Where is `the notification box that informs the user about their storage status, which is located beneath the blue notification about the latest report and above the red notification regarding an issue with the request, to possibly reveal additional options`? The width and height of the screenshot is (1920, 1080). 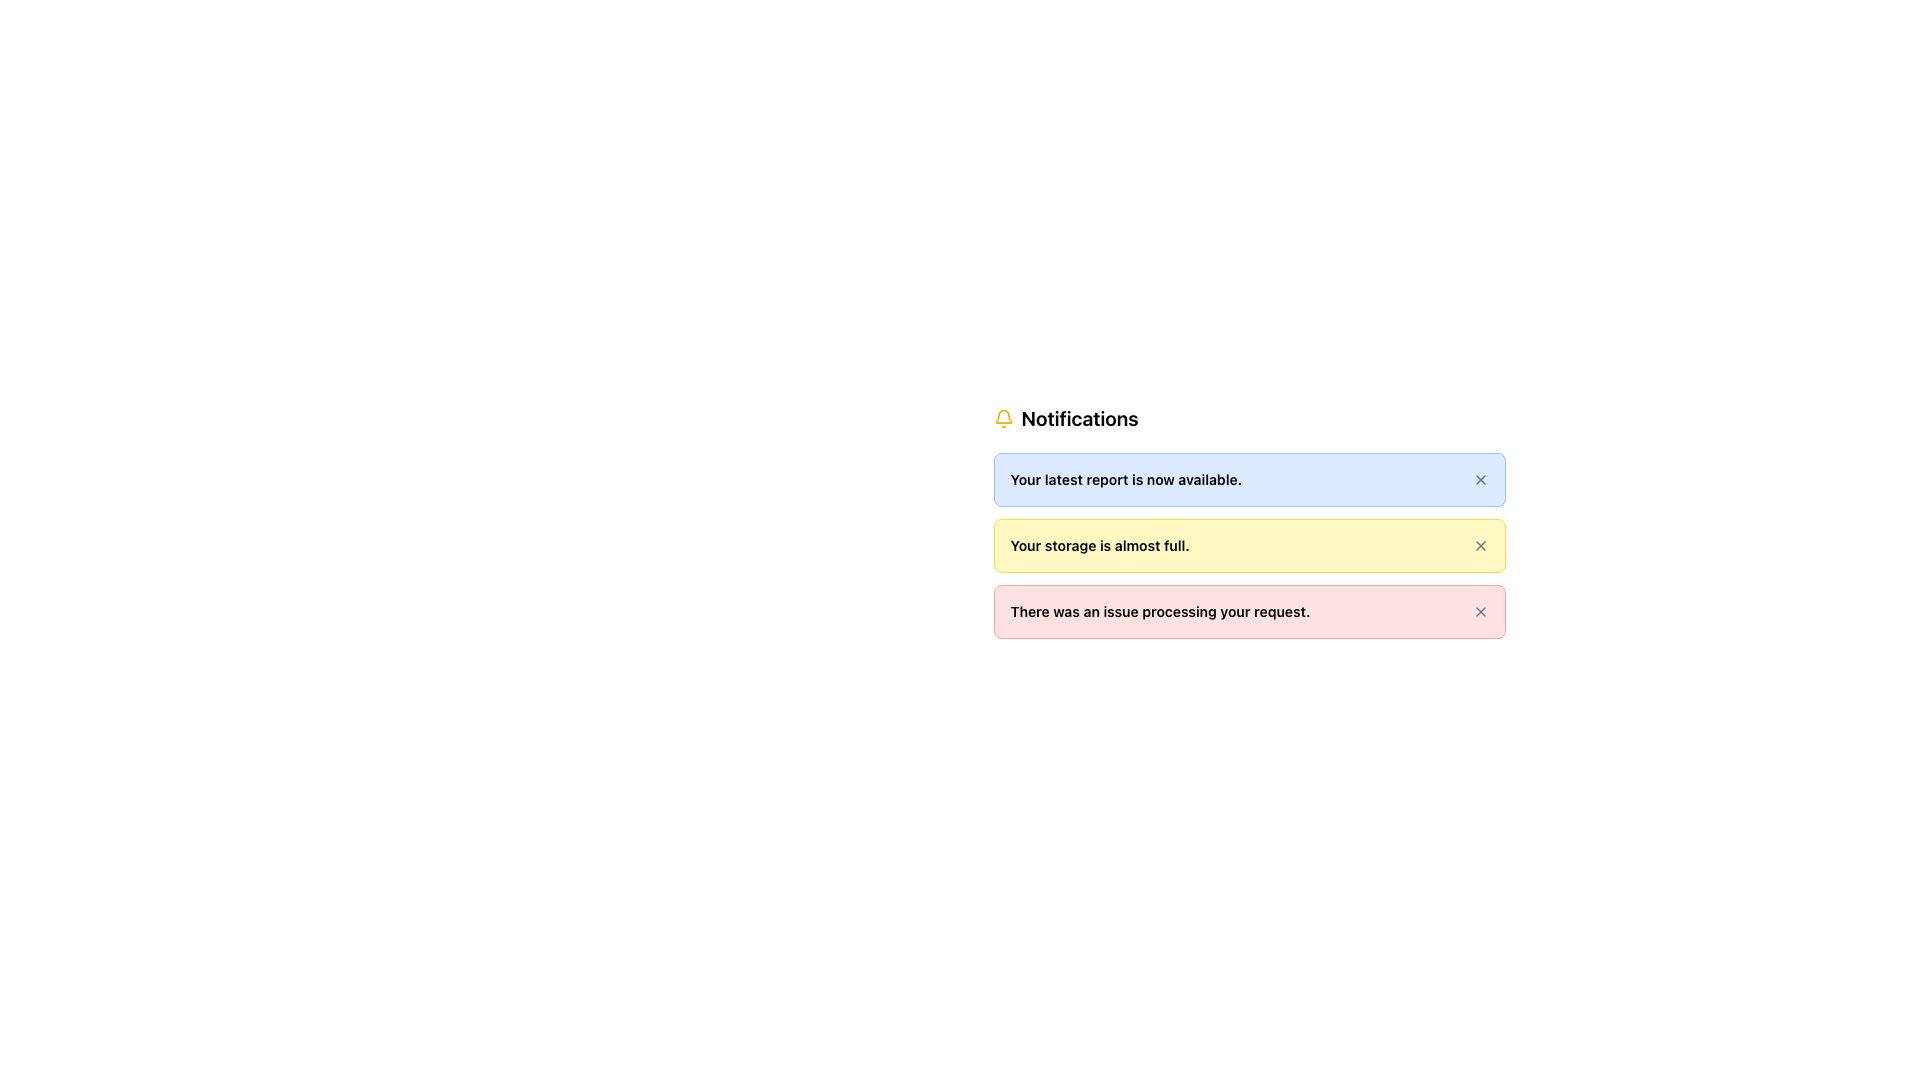 the notification box that informs the user about their storage status, which is located beneath the blue notification about the latest report and above the red notification regarding an issue with the request, to possibly reveal additional options is located at coordinates (1248, 546).